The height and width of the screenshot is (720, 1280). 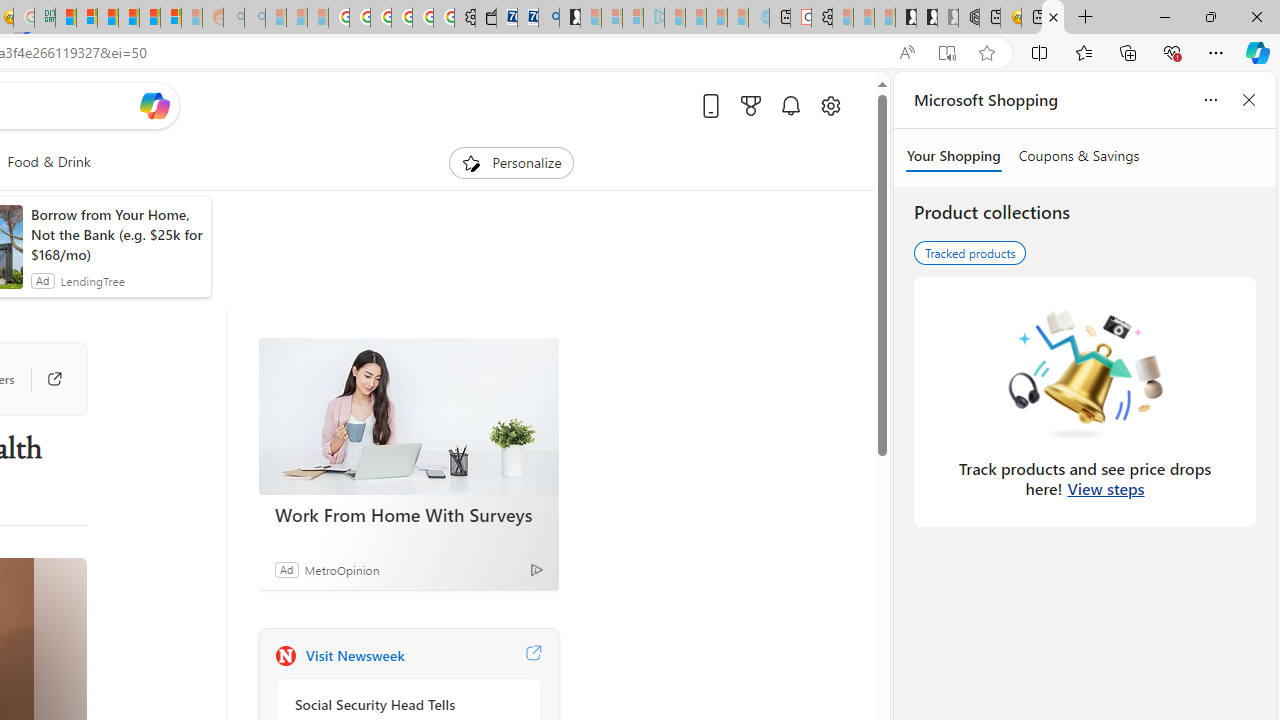 I want to click on 'Microsoft account | Privacy', so click(x=86, y=17).